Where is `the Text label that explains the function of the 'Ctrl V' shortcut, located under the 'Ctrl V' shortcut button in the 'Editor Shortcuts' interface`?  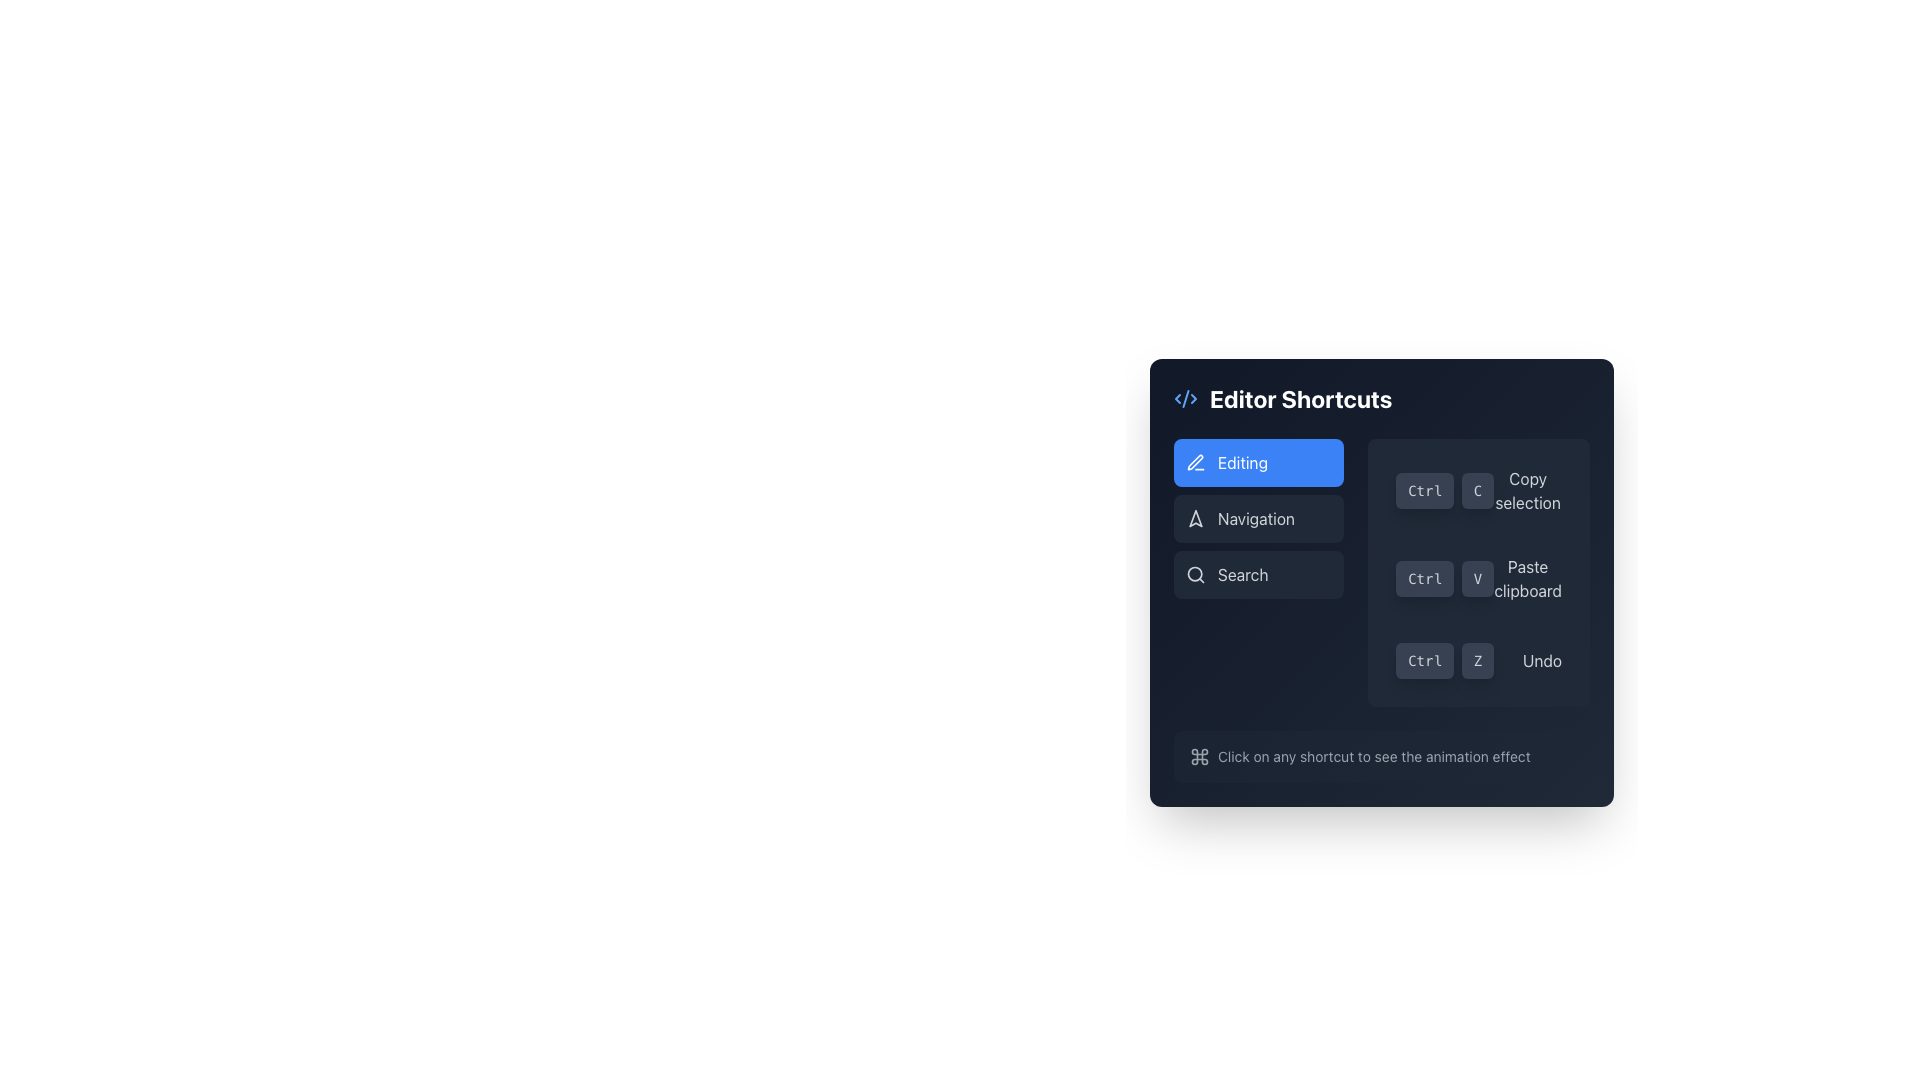 the Text label that explains the function of the 'Ctrl V' shortcut, located under the 'Ctrl V' shortcut button in the 'Editor Shortcuts' interface is located at coordinates (1527, 578).